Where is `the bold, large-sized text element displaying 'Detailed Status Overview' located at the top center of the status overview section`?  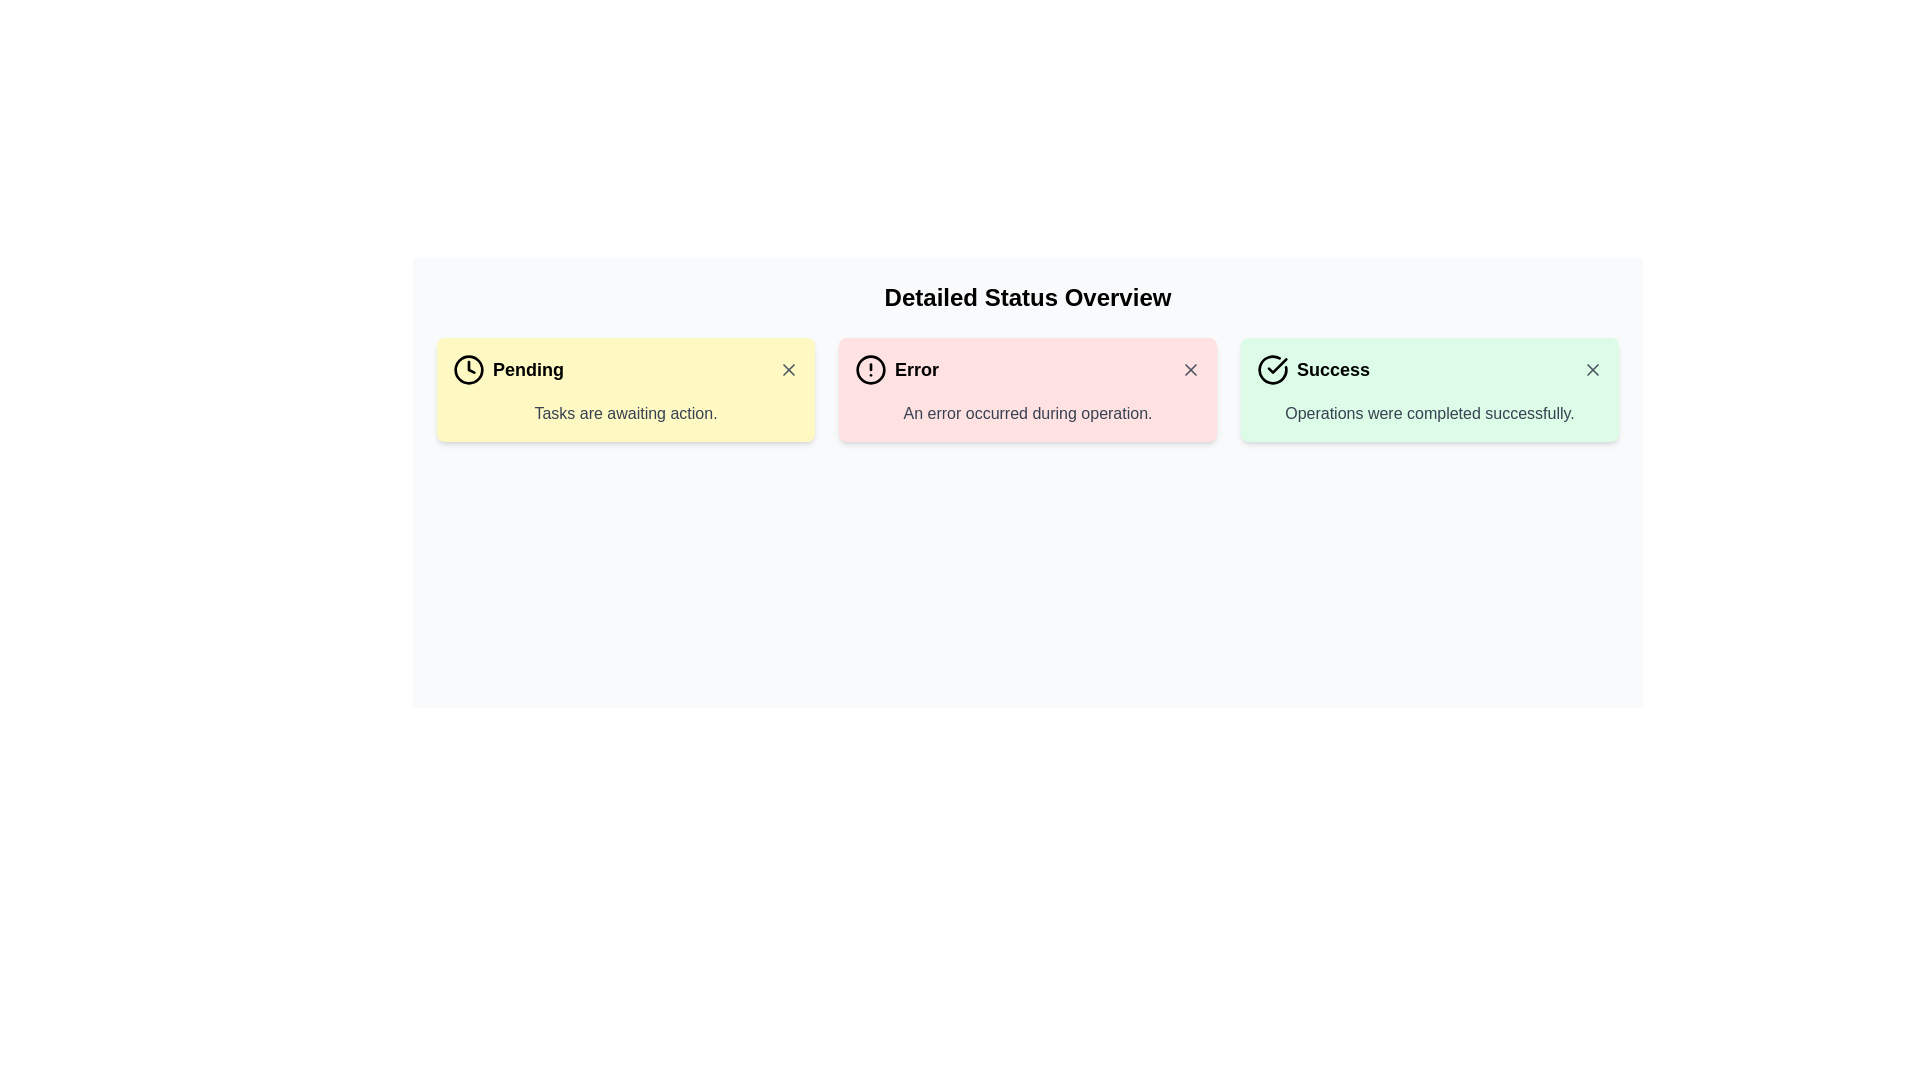
the bold, large-sized text element displaying 'Detailed Status Overview' located at the top center of the status overview section is located at coordinates (1027, 297).